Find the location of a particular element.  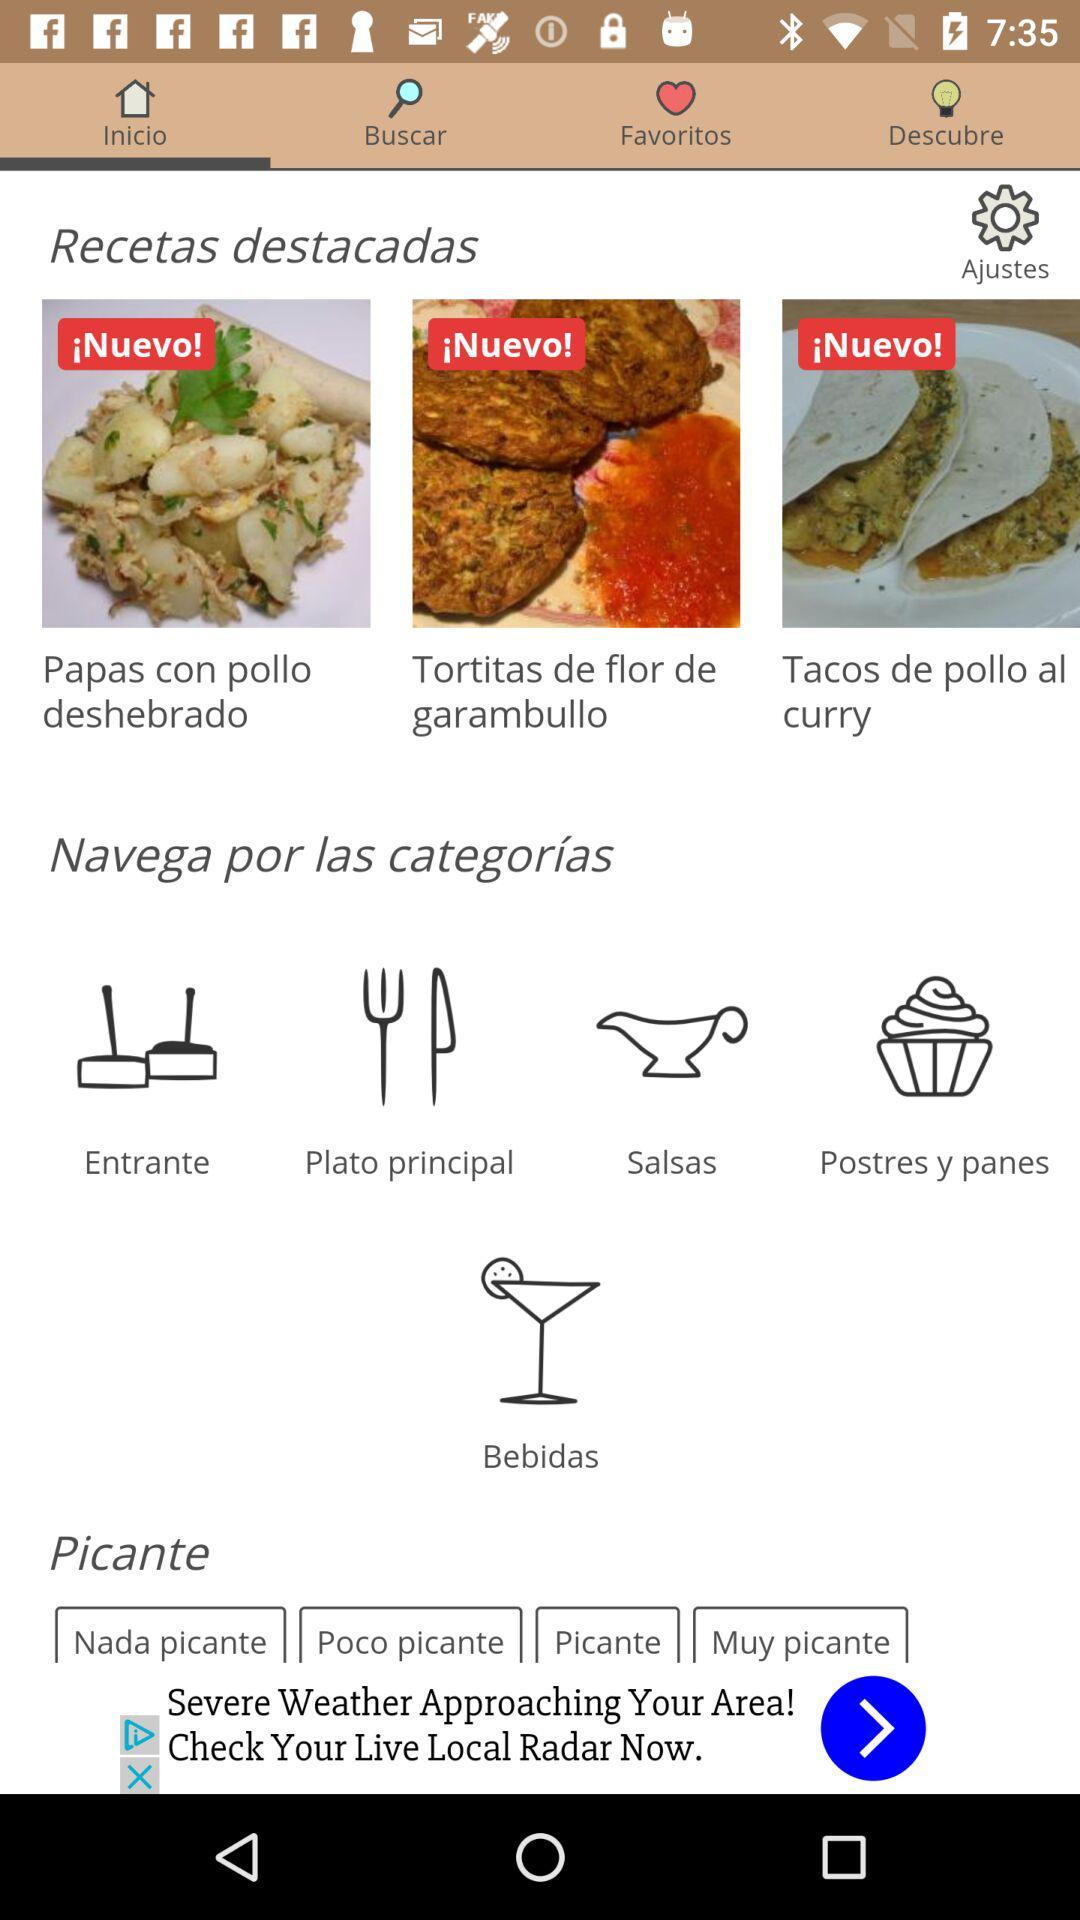

click discriiption is located at coordinates (540, 862).